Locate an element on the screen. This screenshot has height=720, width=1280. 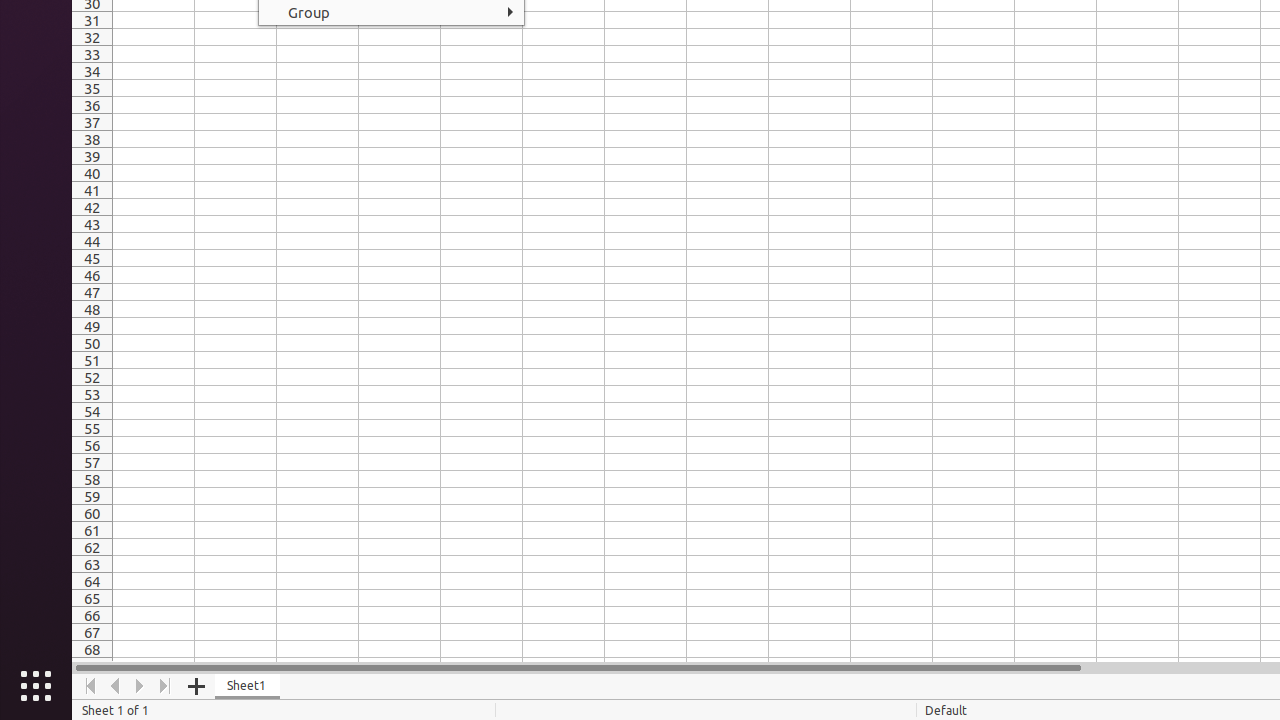
'Move To Home' is located at coordinates (89, 685).